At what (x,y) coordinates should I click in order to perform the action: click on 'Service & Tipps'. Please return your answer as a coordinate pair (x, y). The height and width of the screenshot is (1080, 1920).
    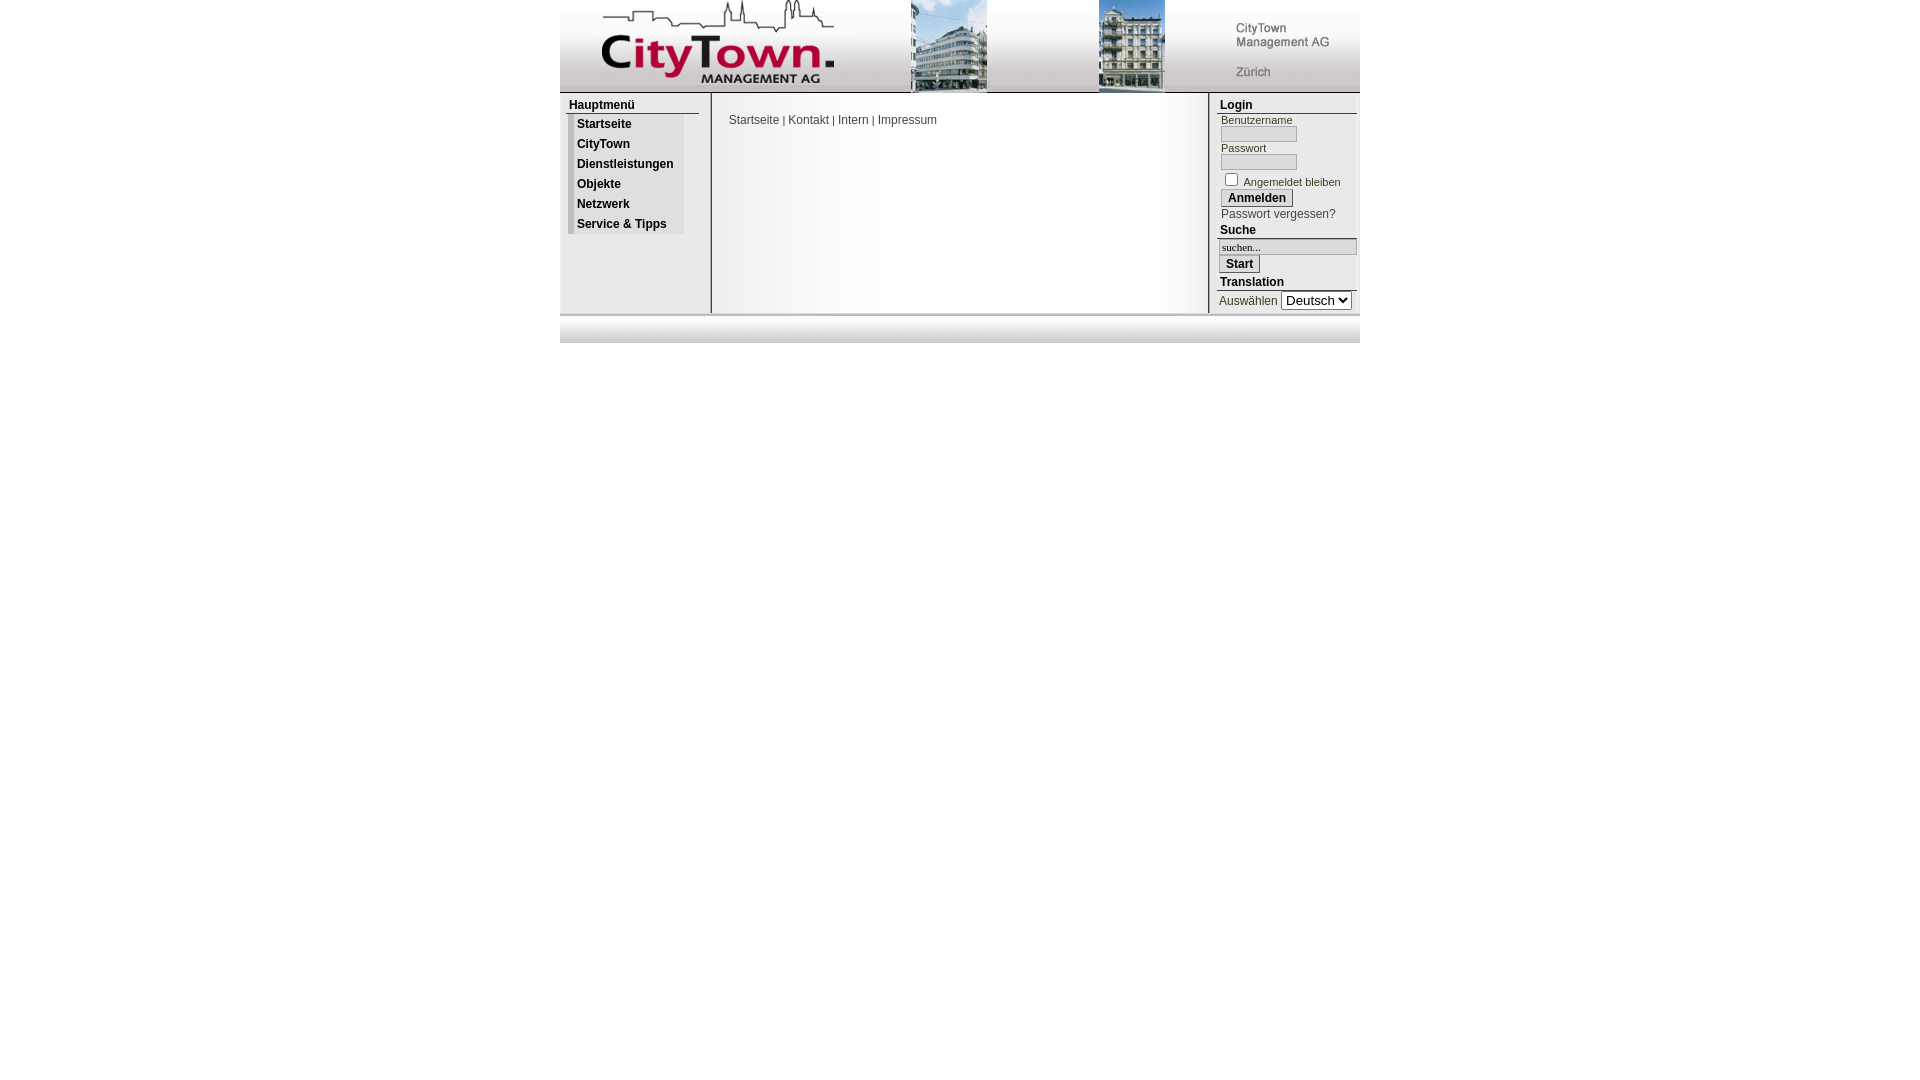
    Looking at the image, I should click on (624, 223).